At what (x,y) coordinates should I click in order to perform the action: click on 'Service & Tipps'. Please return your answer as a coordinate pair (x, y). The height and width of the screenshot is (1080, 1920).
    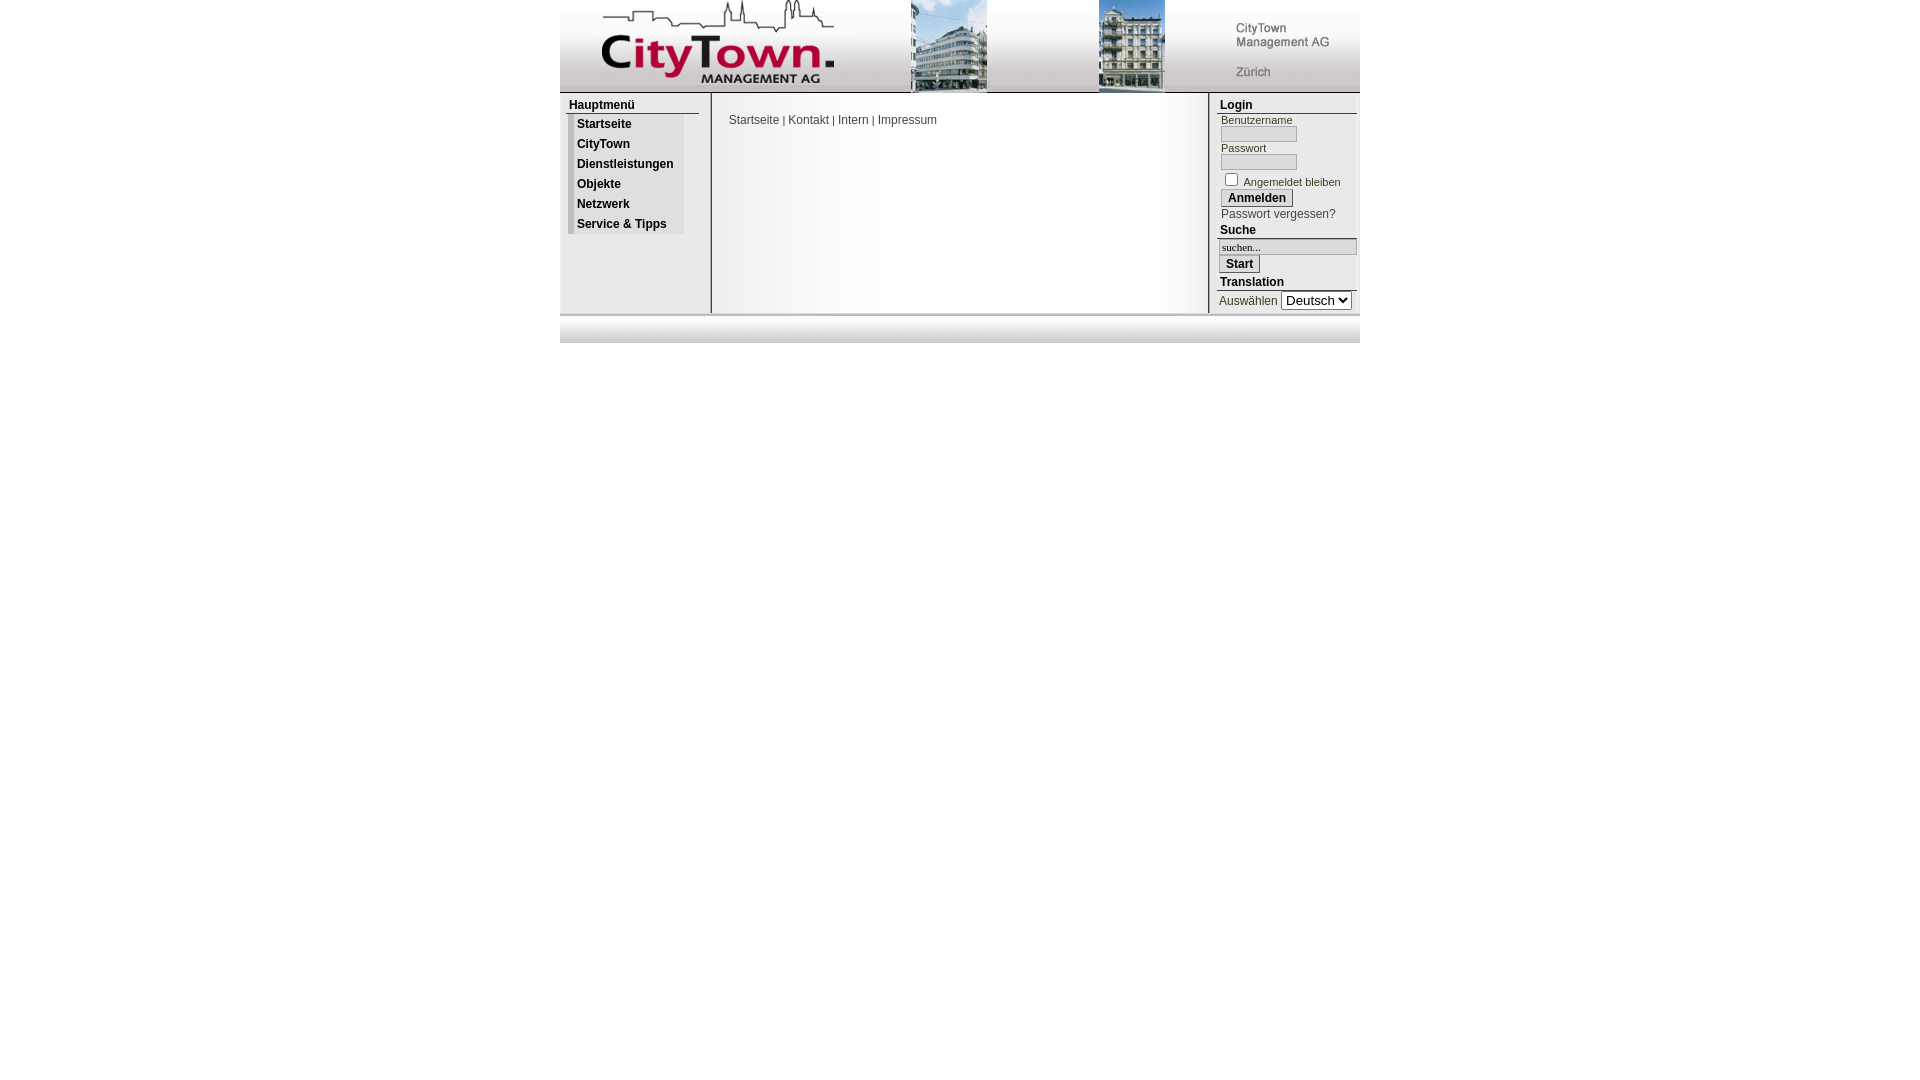
    Looking at the image, I should click on (624, 223).